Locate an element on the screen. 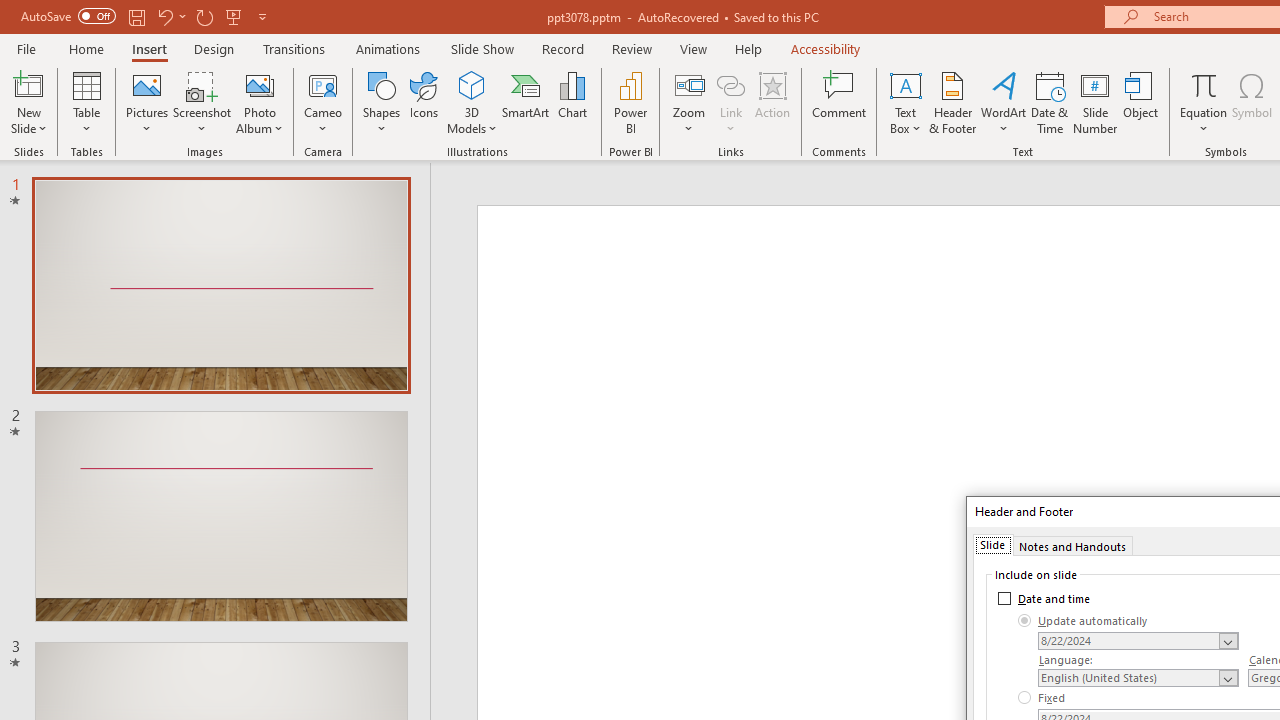 The height and width of the screenshot is (720, 1280). 'Screenshot' is located at coordinates (202, 103).